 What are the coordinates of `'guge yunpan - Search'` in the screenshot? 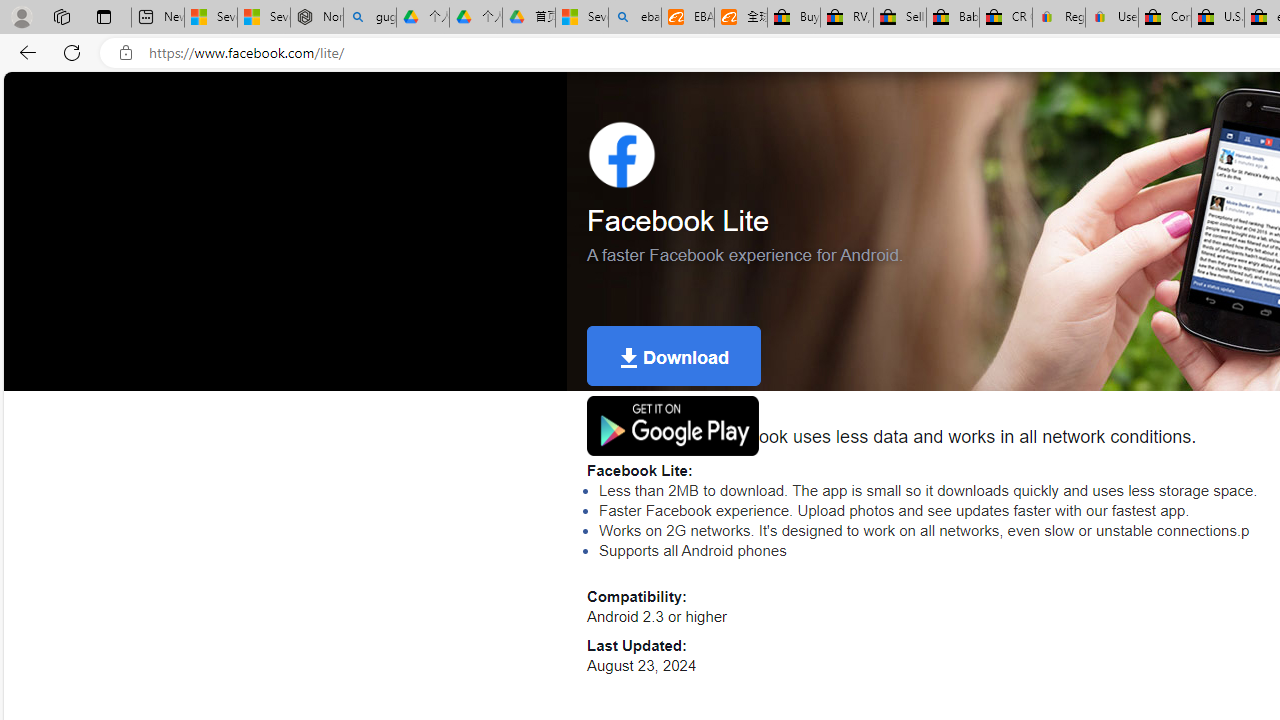 It's located at (369, 17).